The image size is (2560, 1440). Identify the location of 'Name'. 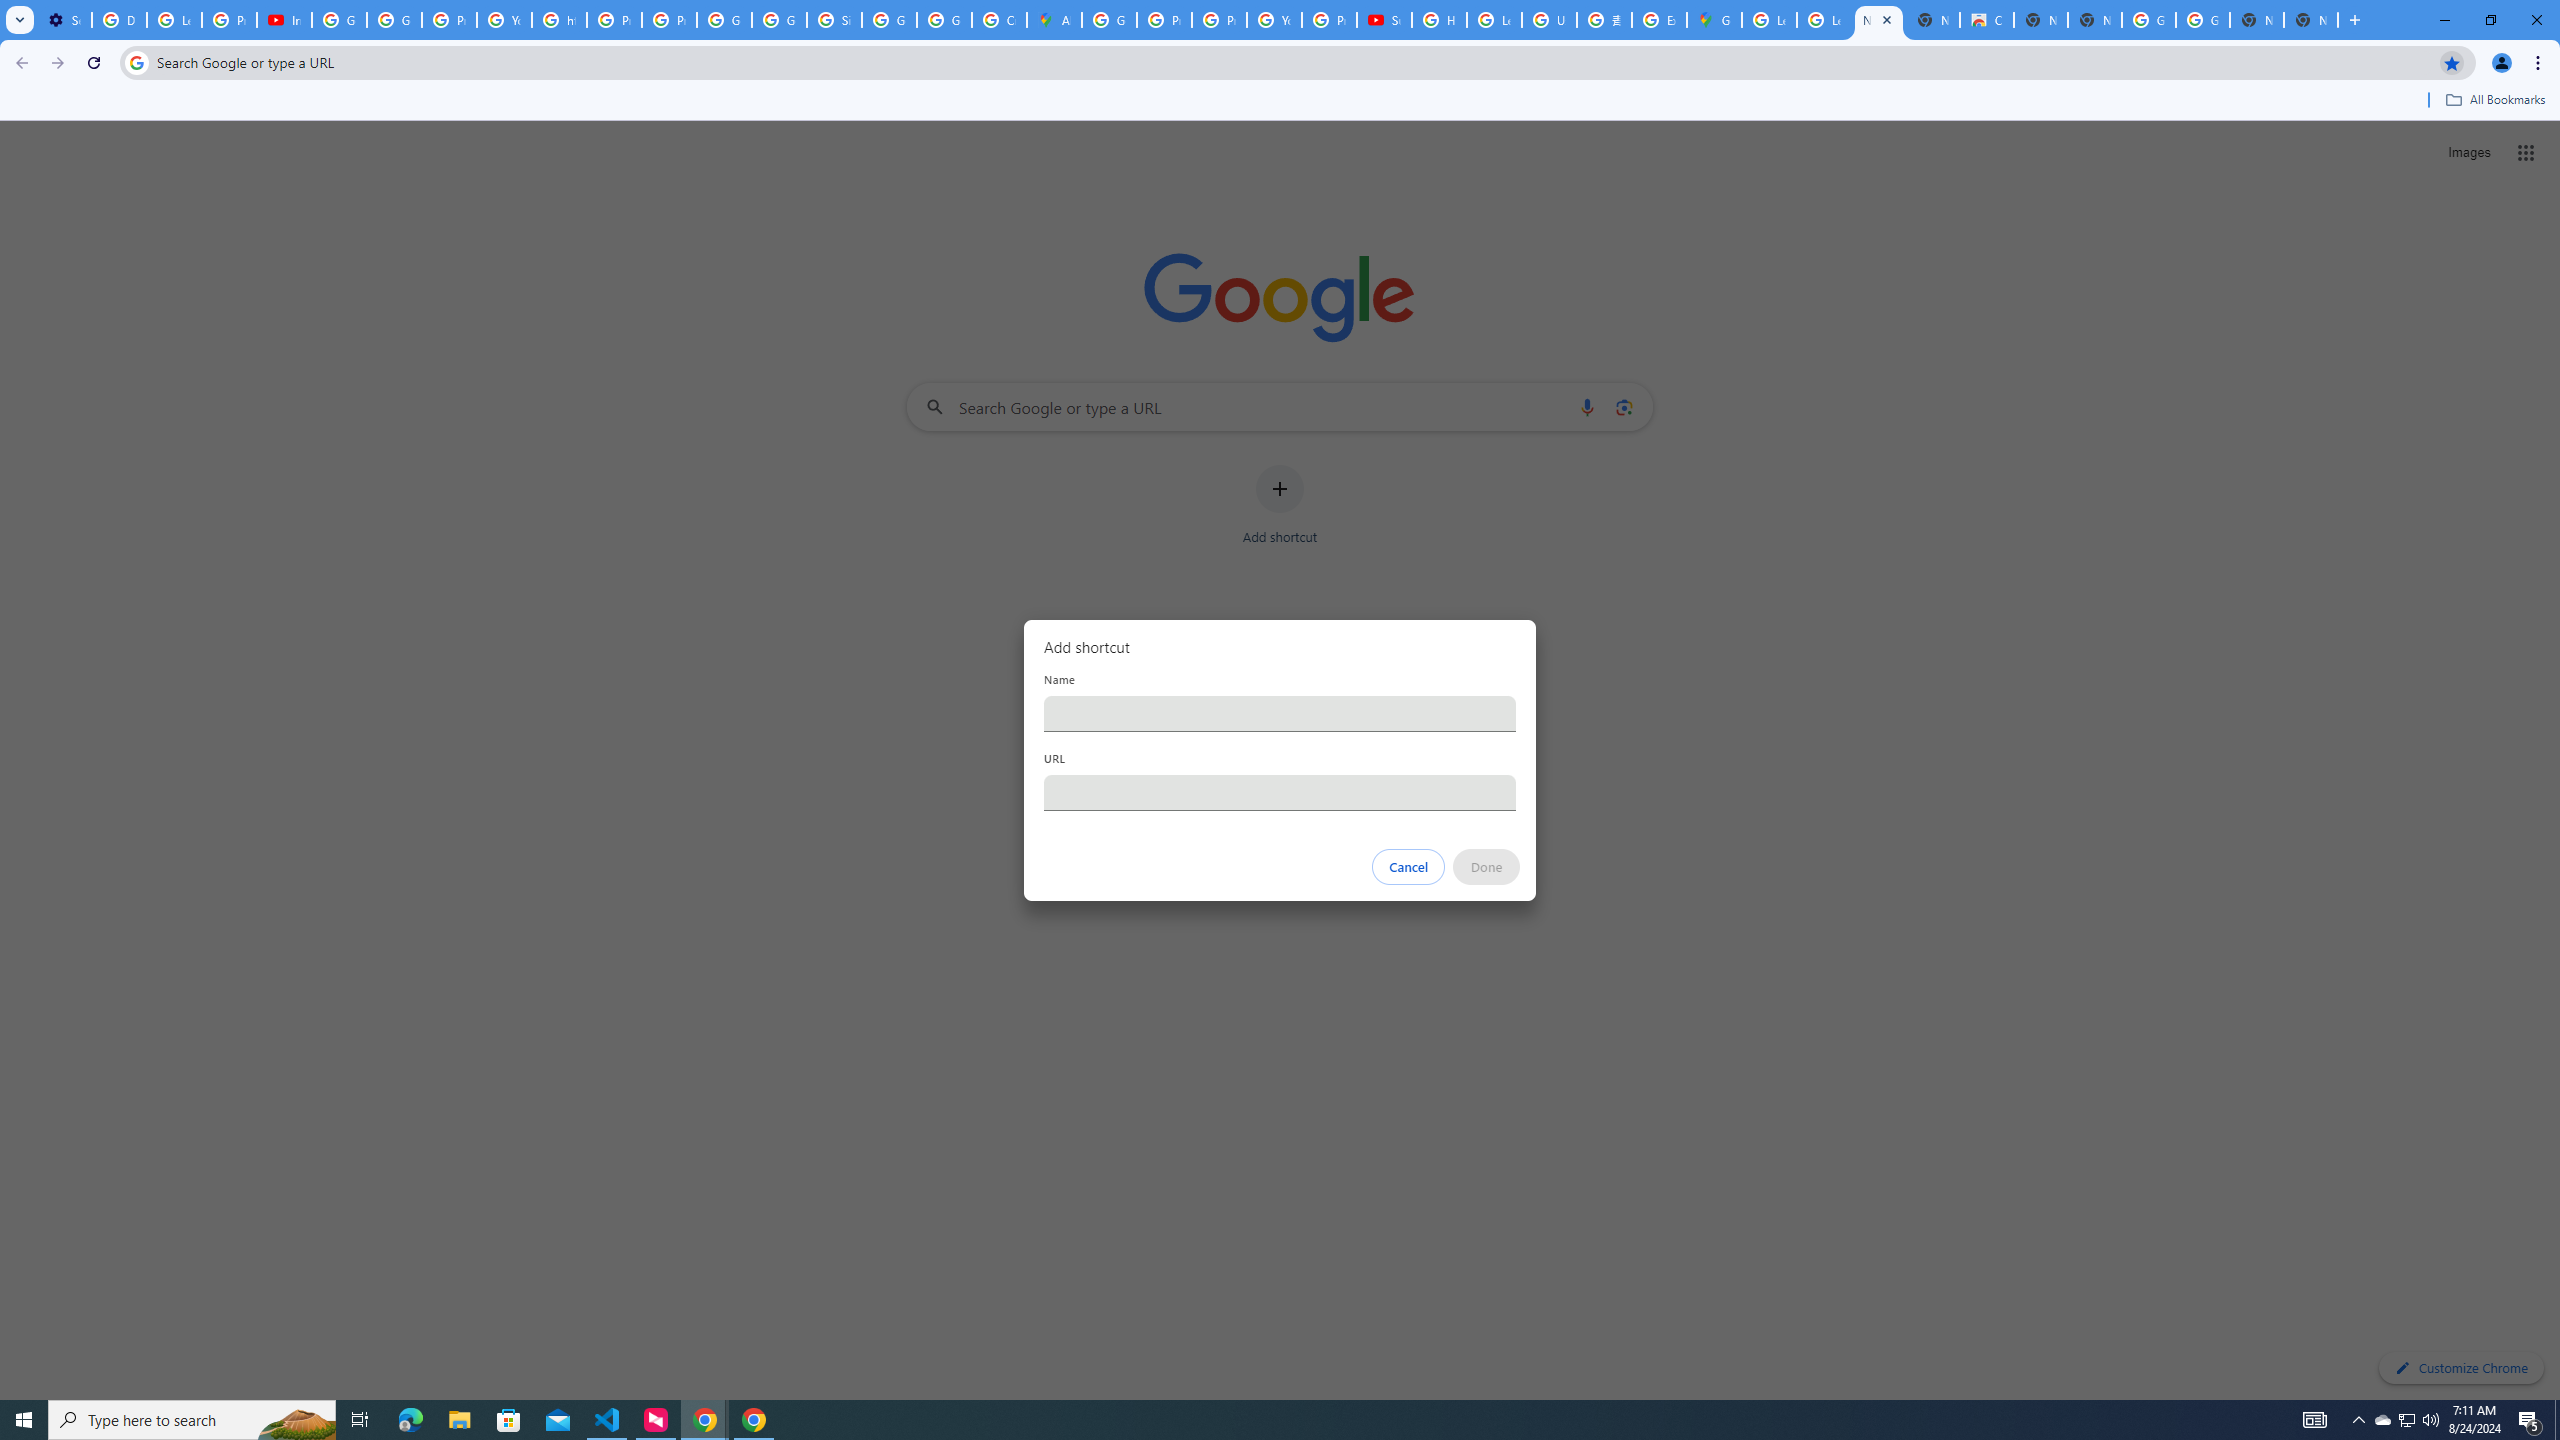
(1280, 712).